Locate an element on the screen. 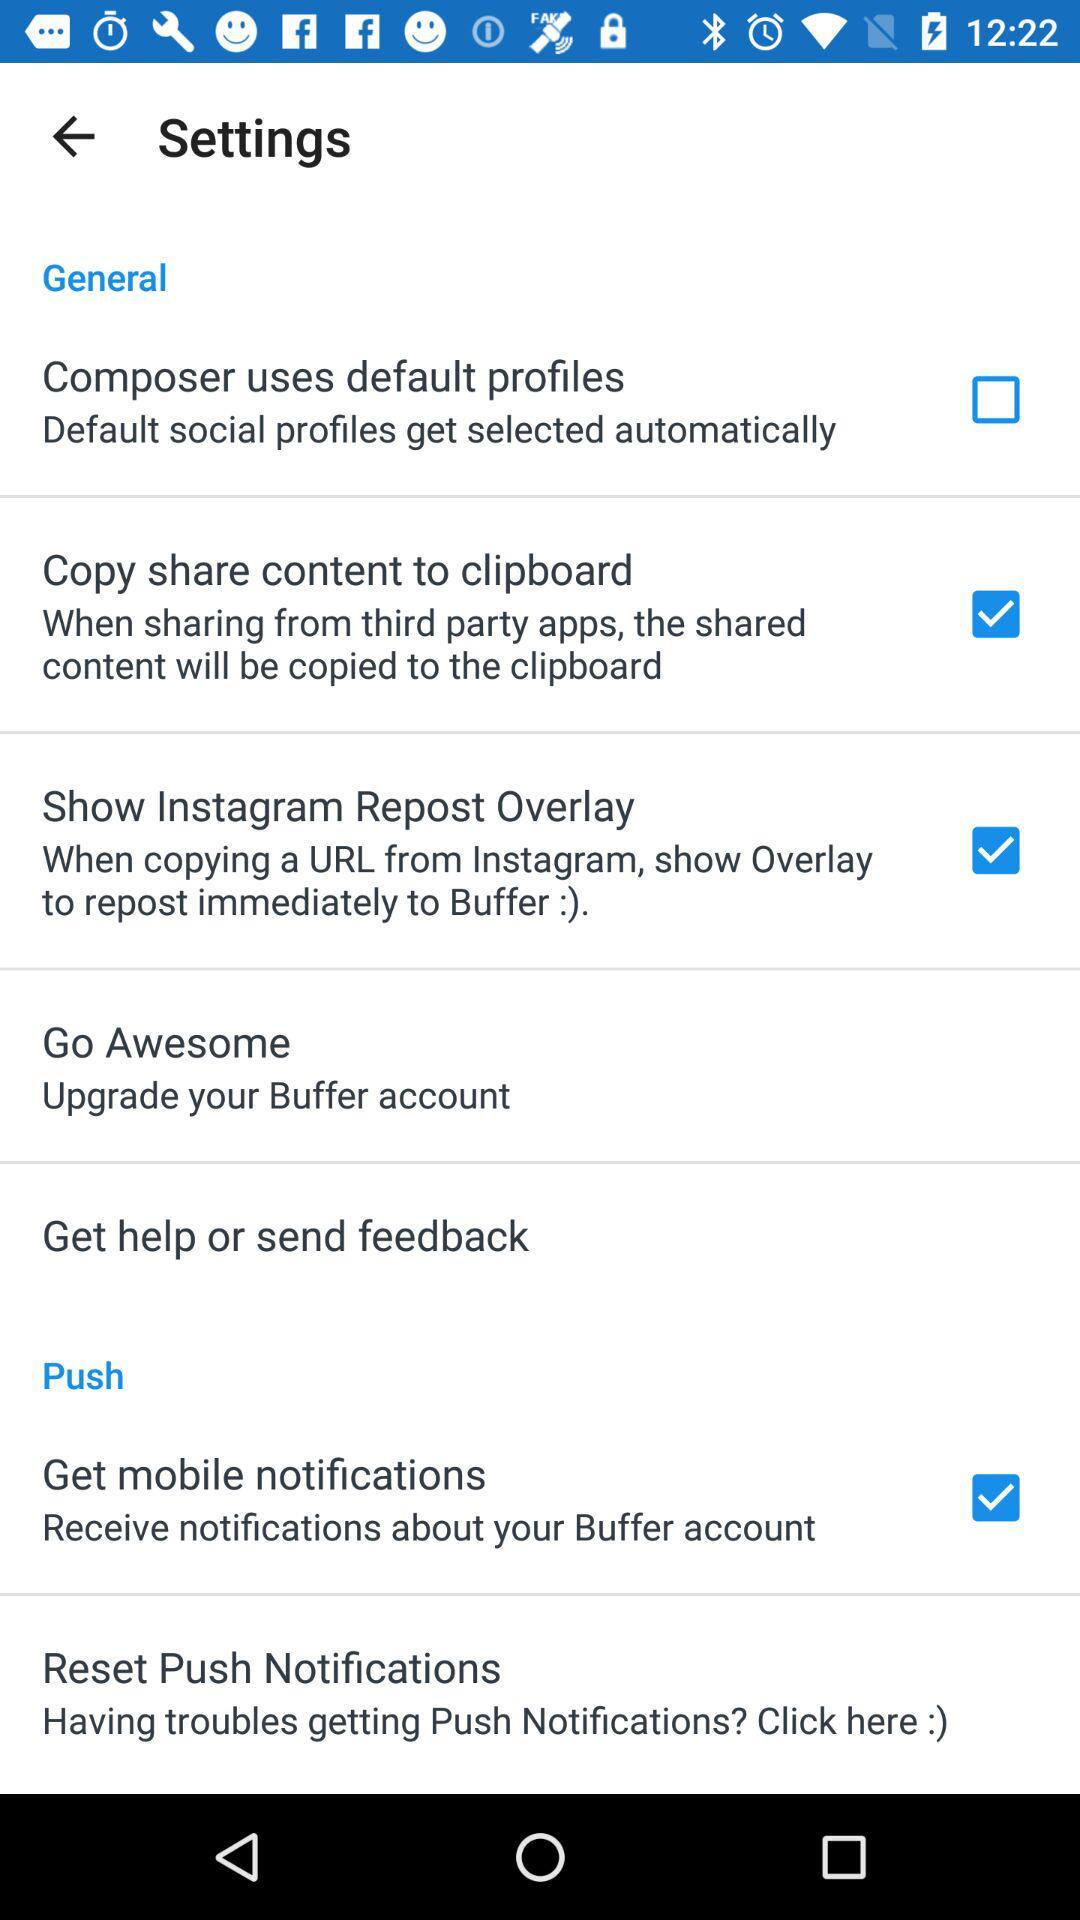 The height and width of the screenshot is (1920, 1080). the go awesome app is located at coordinates (165, 1040).